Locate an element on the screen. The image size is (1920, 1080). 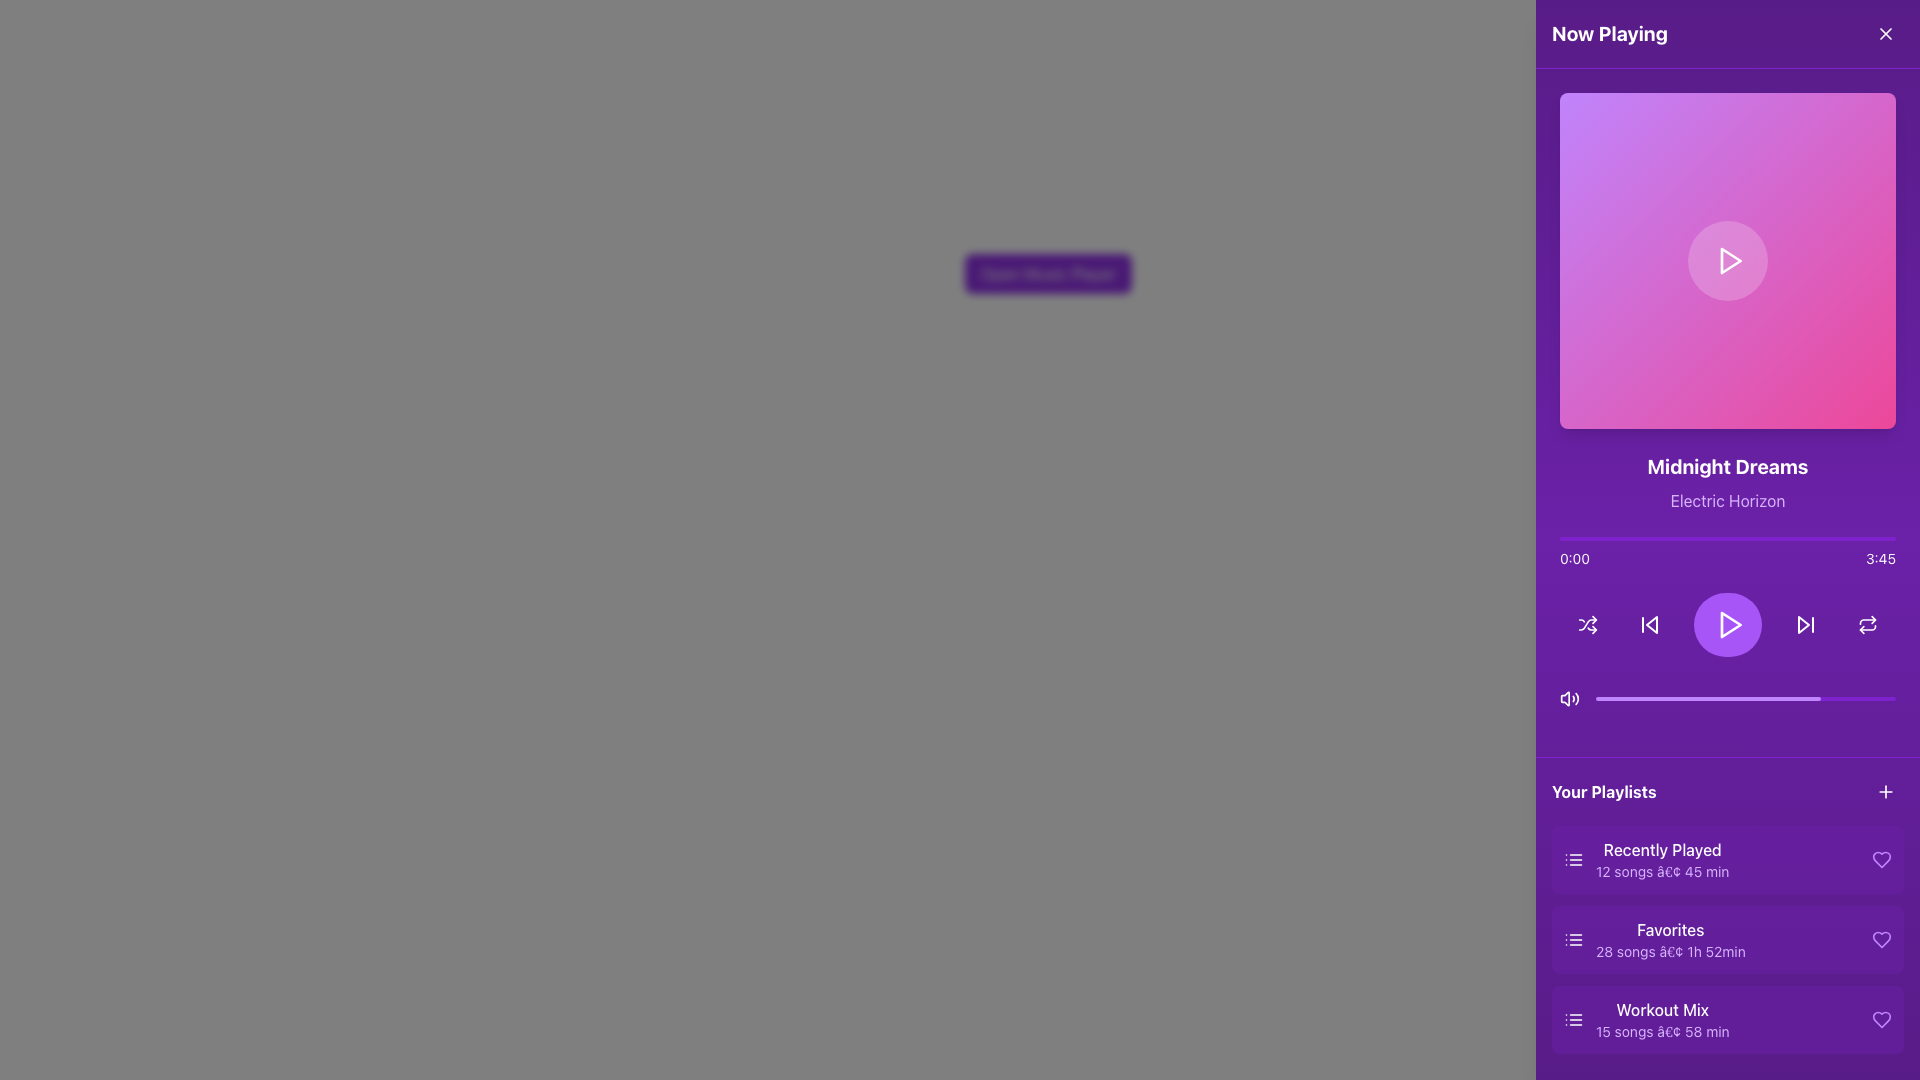
the circular skip-forward button with a purple background and white outlined icon in the music playback control interface is located at coordinates (1805, 623).